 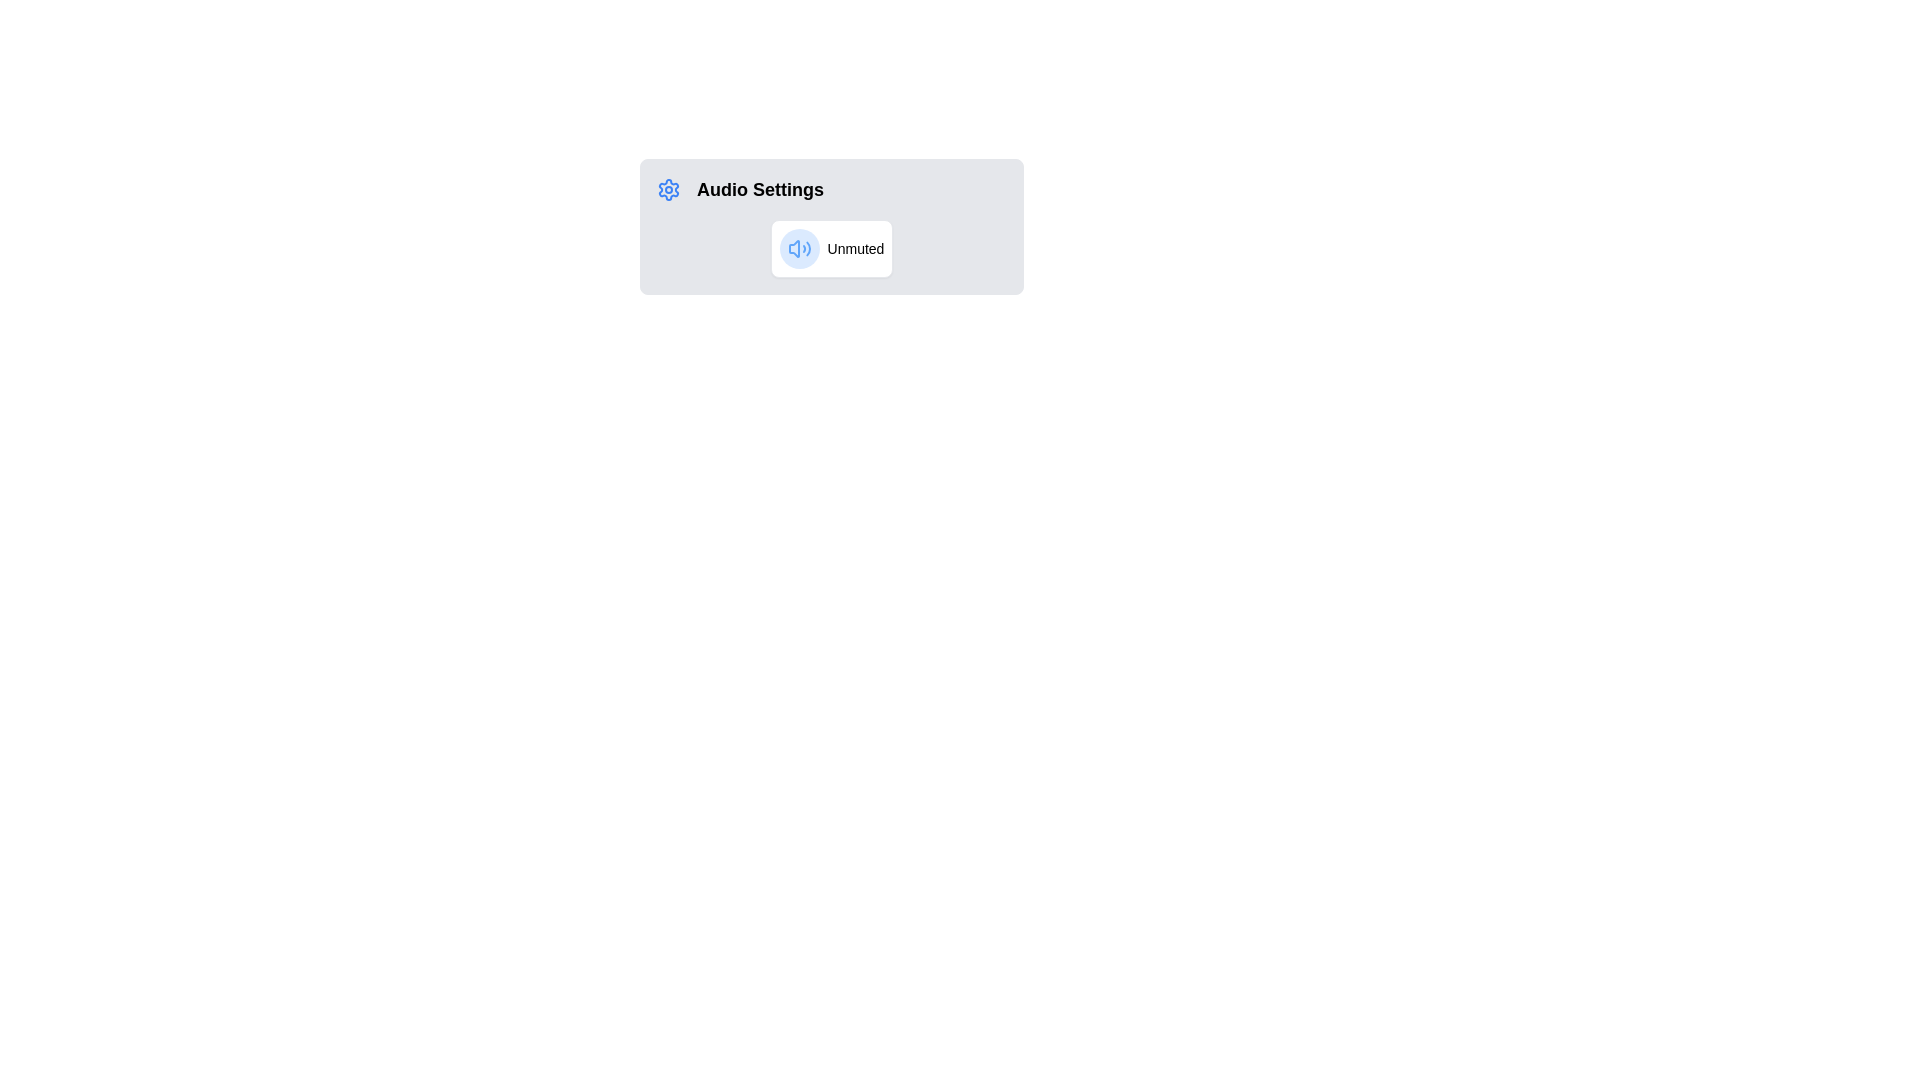 I want to click on the cogwheel icon located at the top-left corner of the 'Audio Settings' card, indicating an interaction to customize or configure options, so click(x=668, y=189).